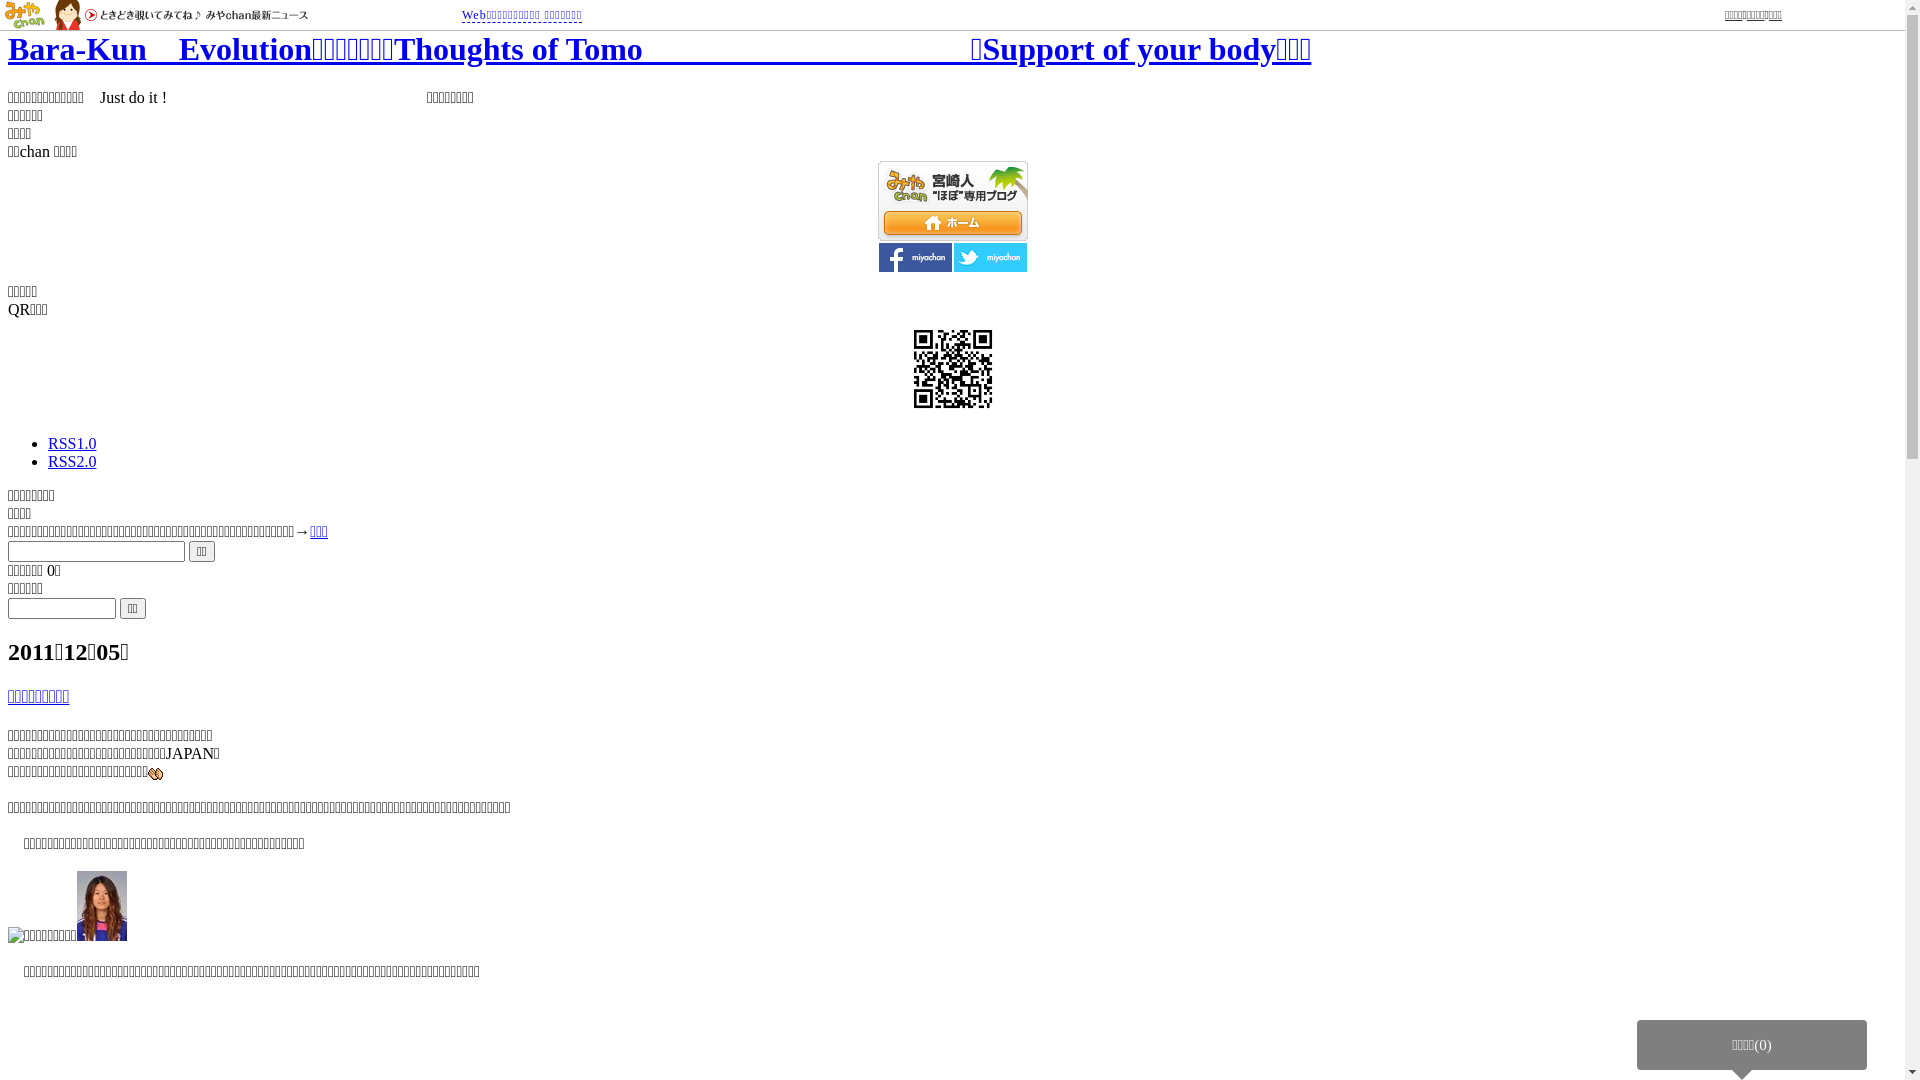 Image resolution: width=1920 pixels, height=1080 pixels. Describe the element at coordinates (48, 442) in the screenshot. I see `'RSS1.0'` at that location.